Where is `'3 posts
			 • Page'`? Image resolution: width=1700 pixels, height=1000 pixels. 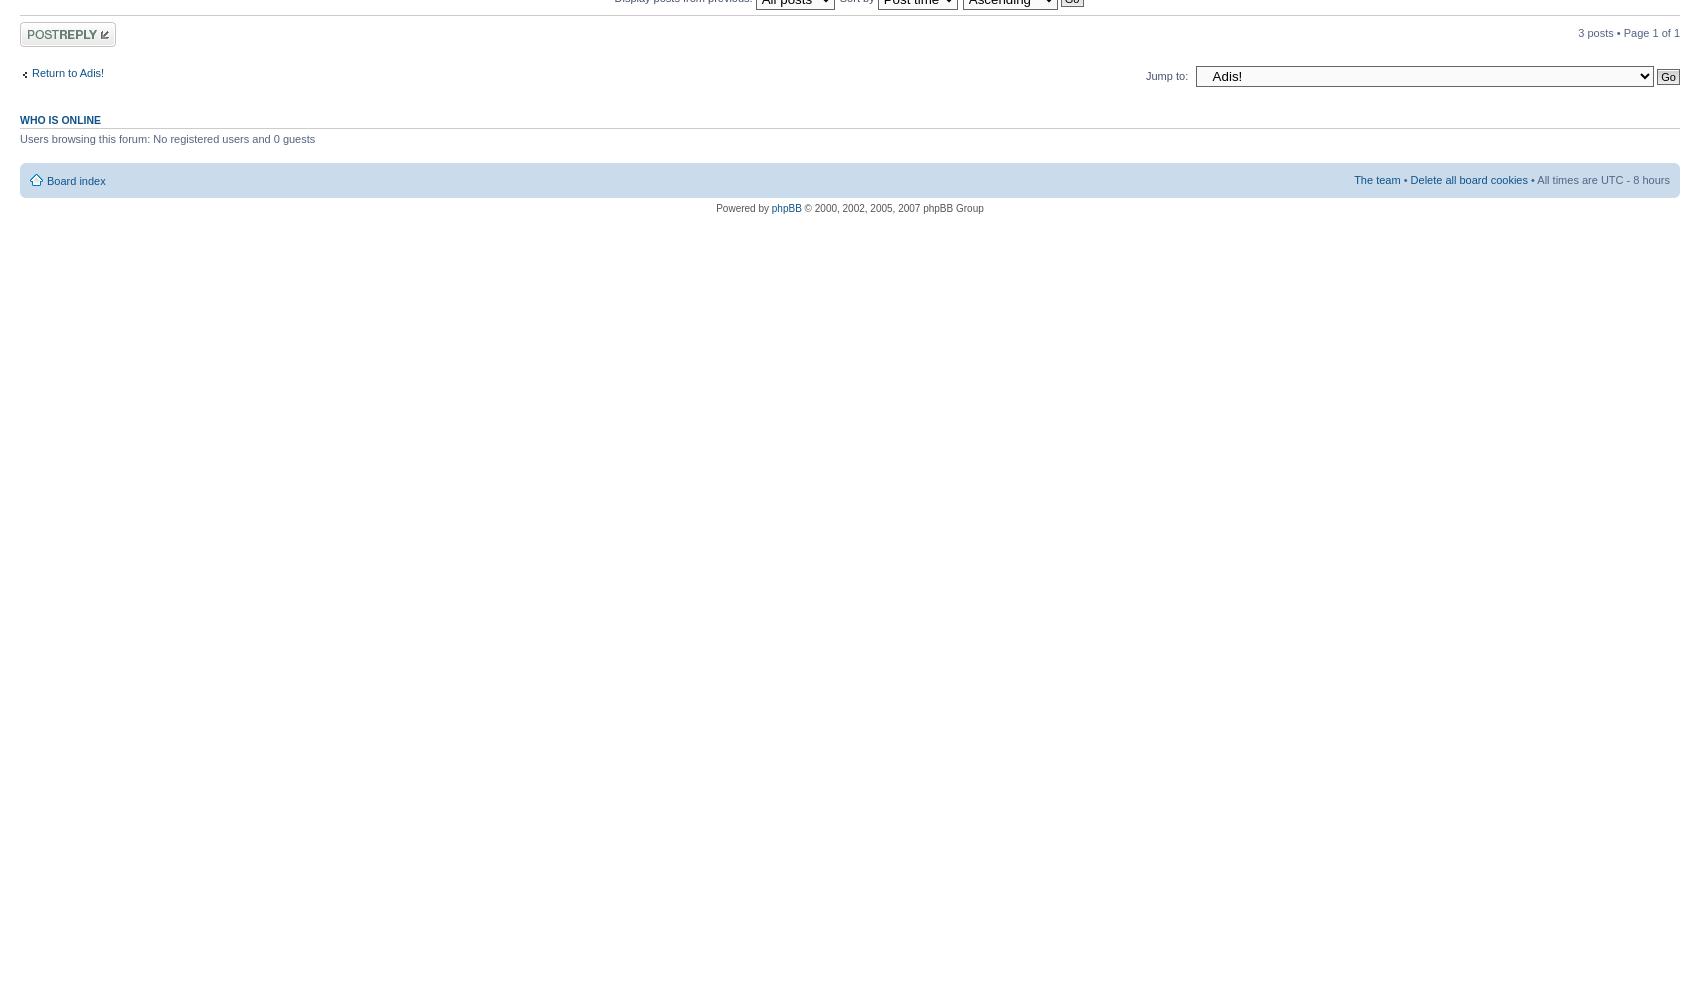
'3 posts
			 • Page' is located at coordinates (1614, 32).